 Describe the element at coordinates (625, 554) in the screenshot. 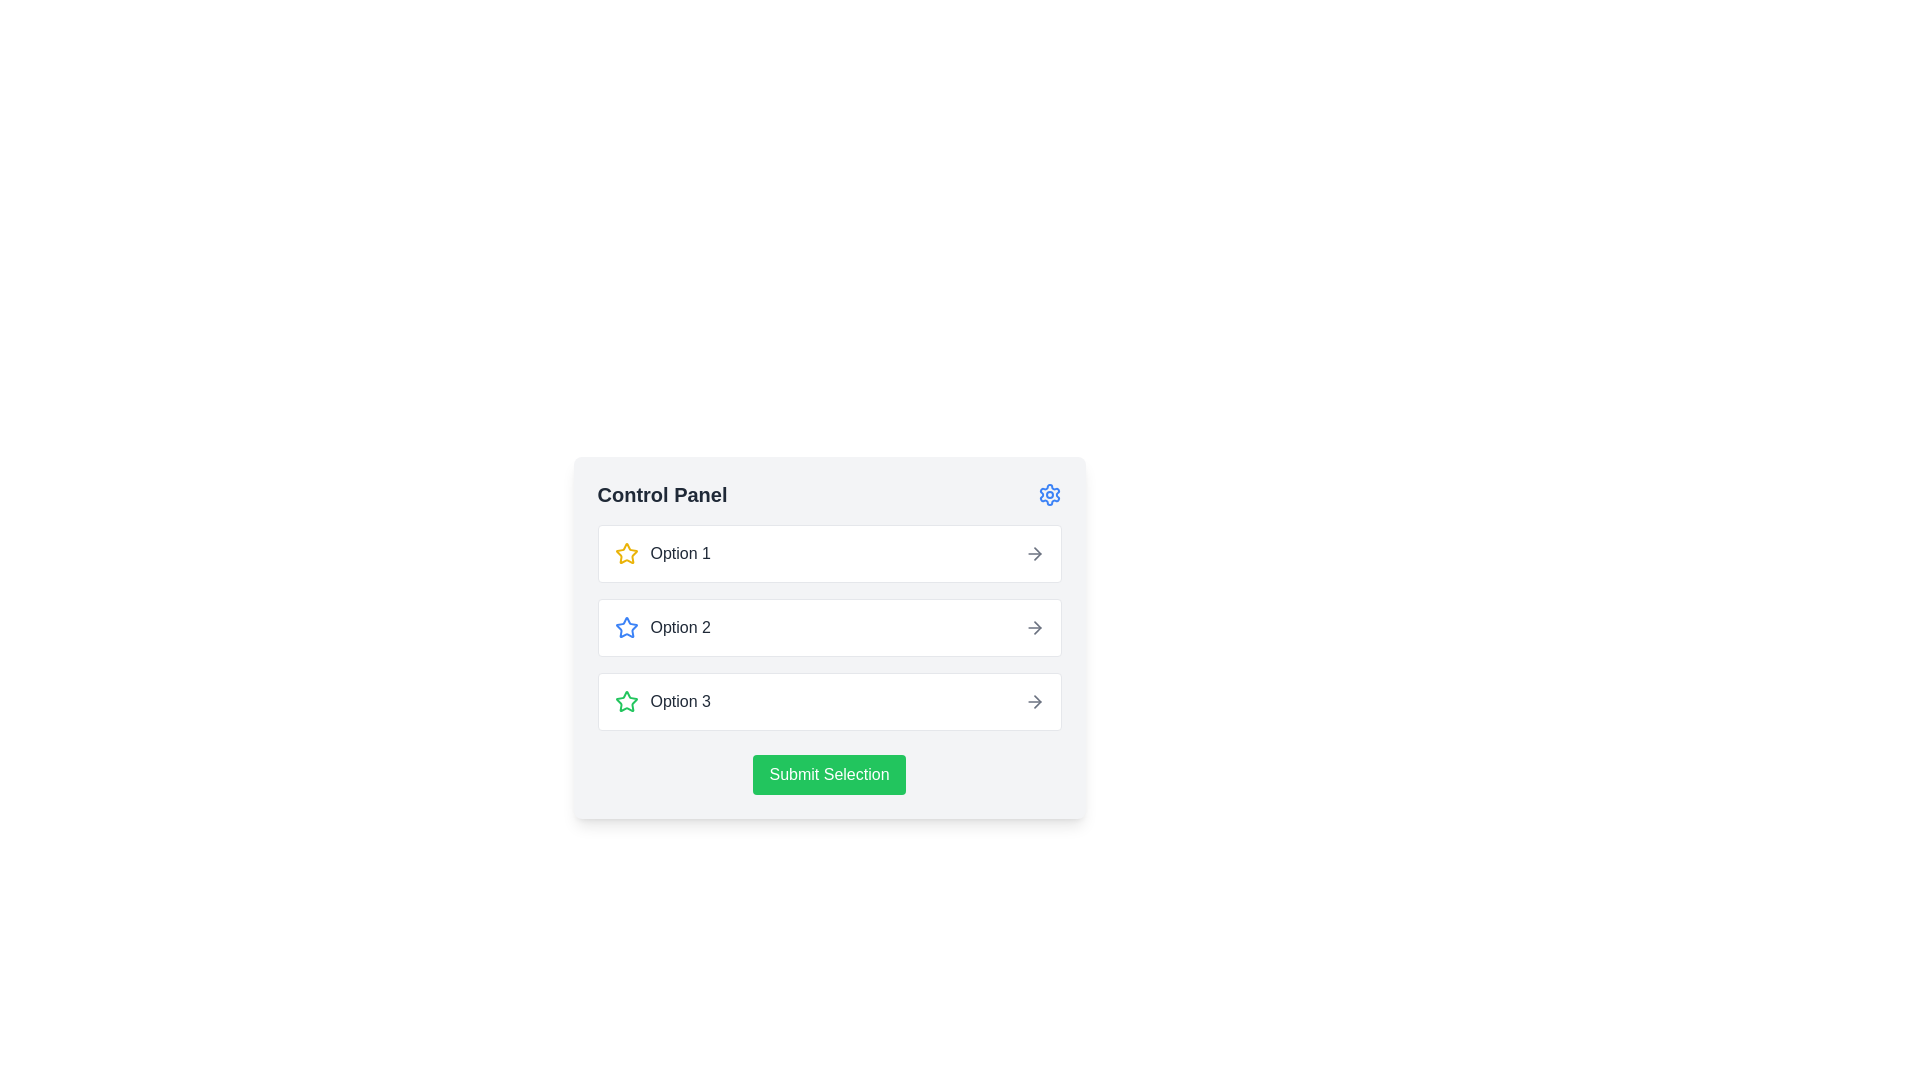

I see `the star icon with a yellow border, positioned to the left of 'Option 1' in the control panel's topmost row` at that location.